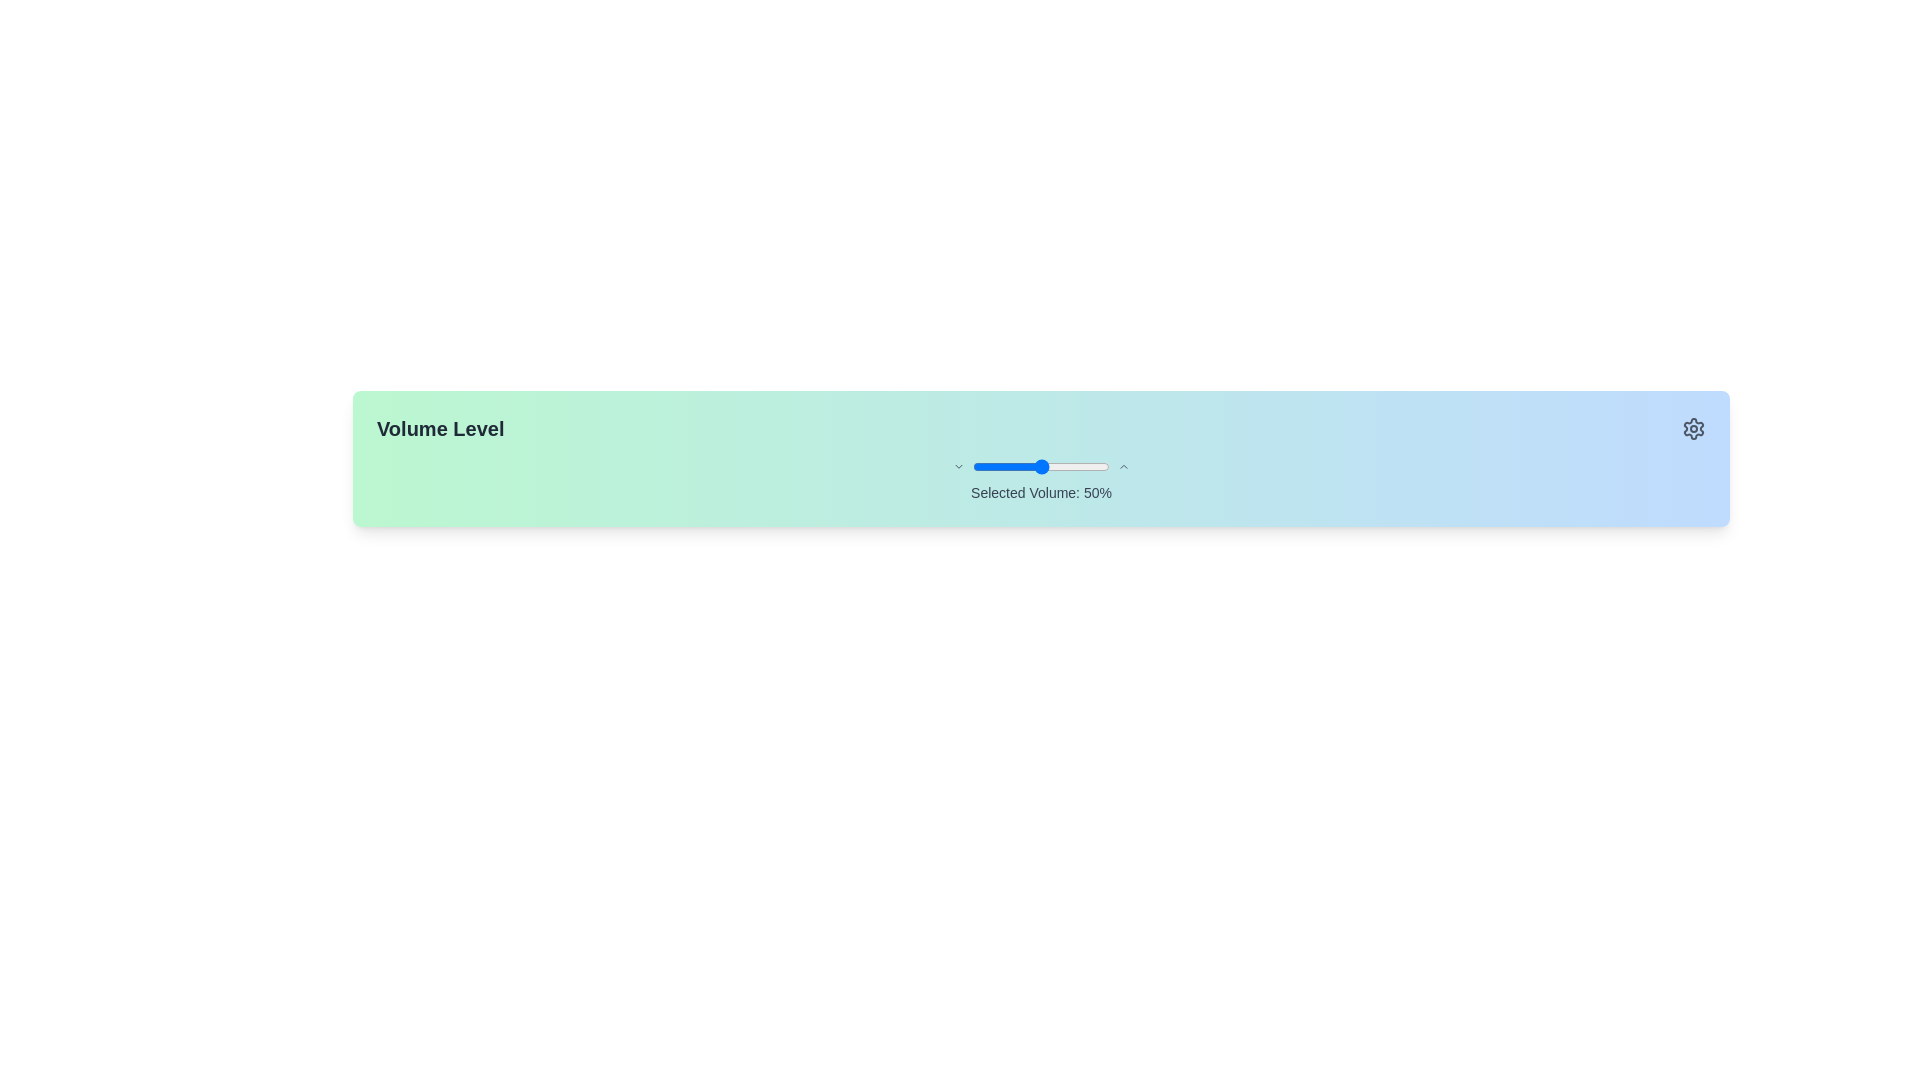 This screenshot has height=1080, width=1920. What do you see at coordinates (1693, 427) in the screenshot?
I see `the cogwheel-shaped Settings icon located in the top-right corner of the interface` at bounding box center [1693, 427].